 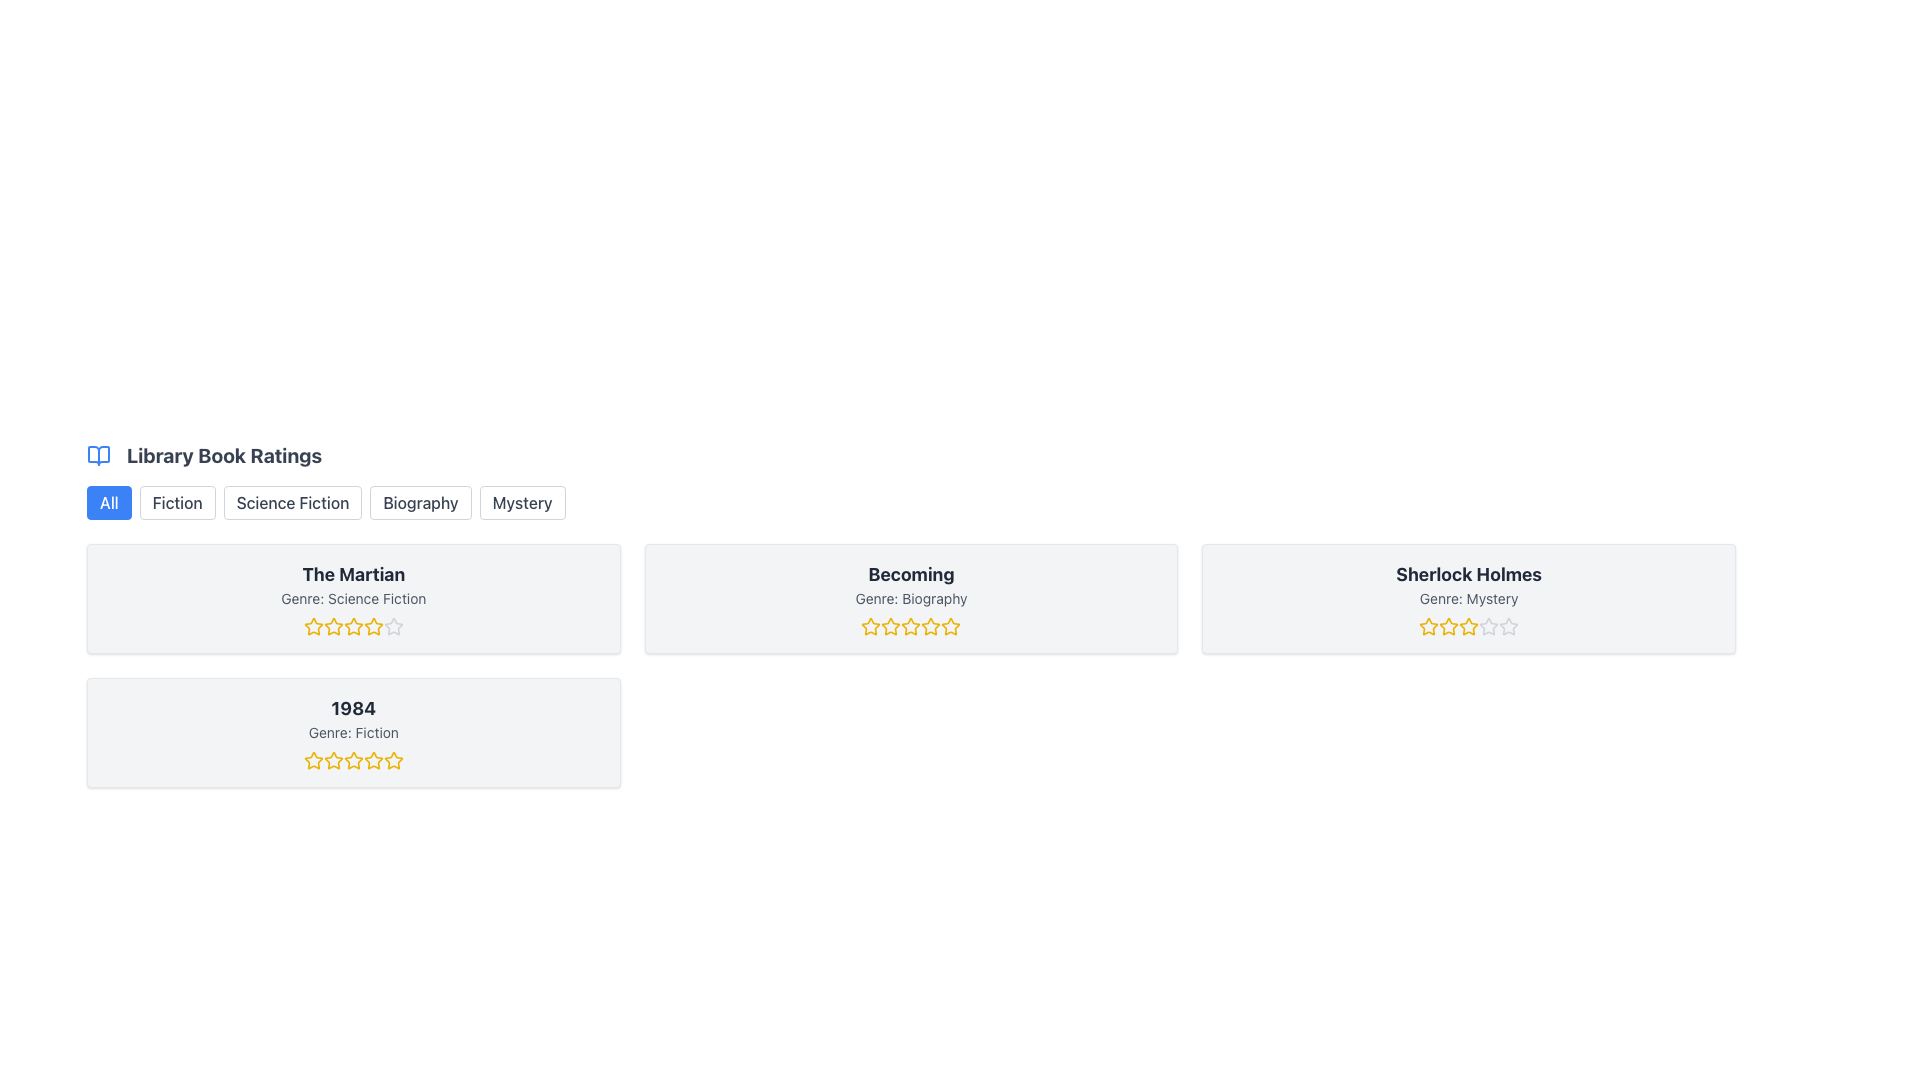 What do you see at coordinates (333, 625) in the screenshot?
I see `the second star in the rating section below the title 'The Martian' to provide a rating of 2 stars` at bounding box center [333, 625].